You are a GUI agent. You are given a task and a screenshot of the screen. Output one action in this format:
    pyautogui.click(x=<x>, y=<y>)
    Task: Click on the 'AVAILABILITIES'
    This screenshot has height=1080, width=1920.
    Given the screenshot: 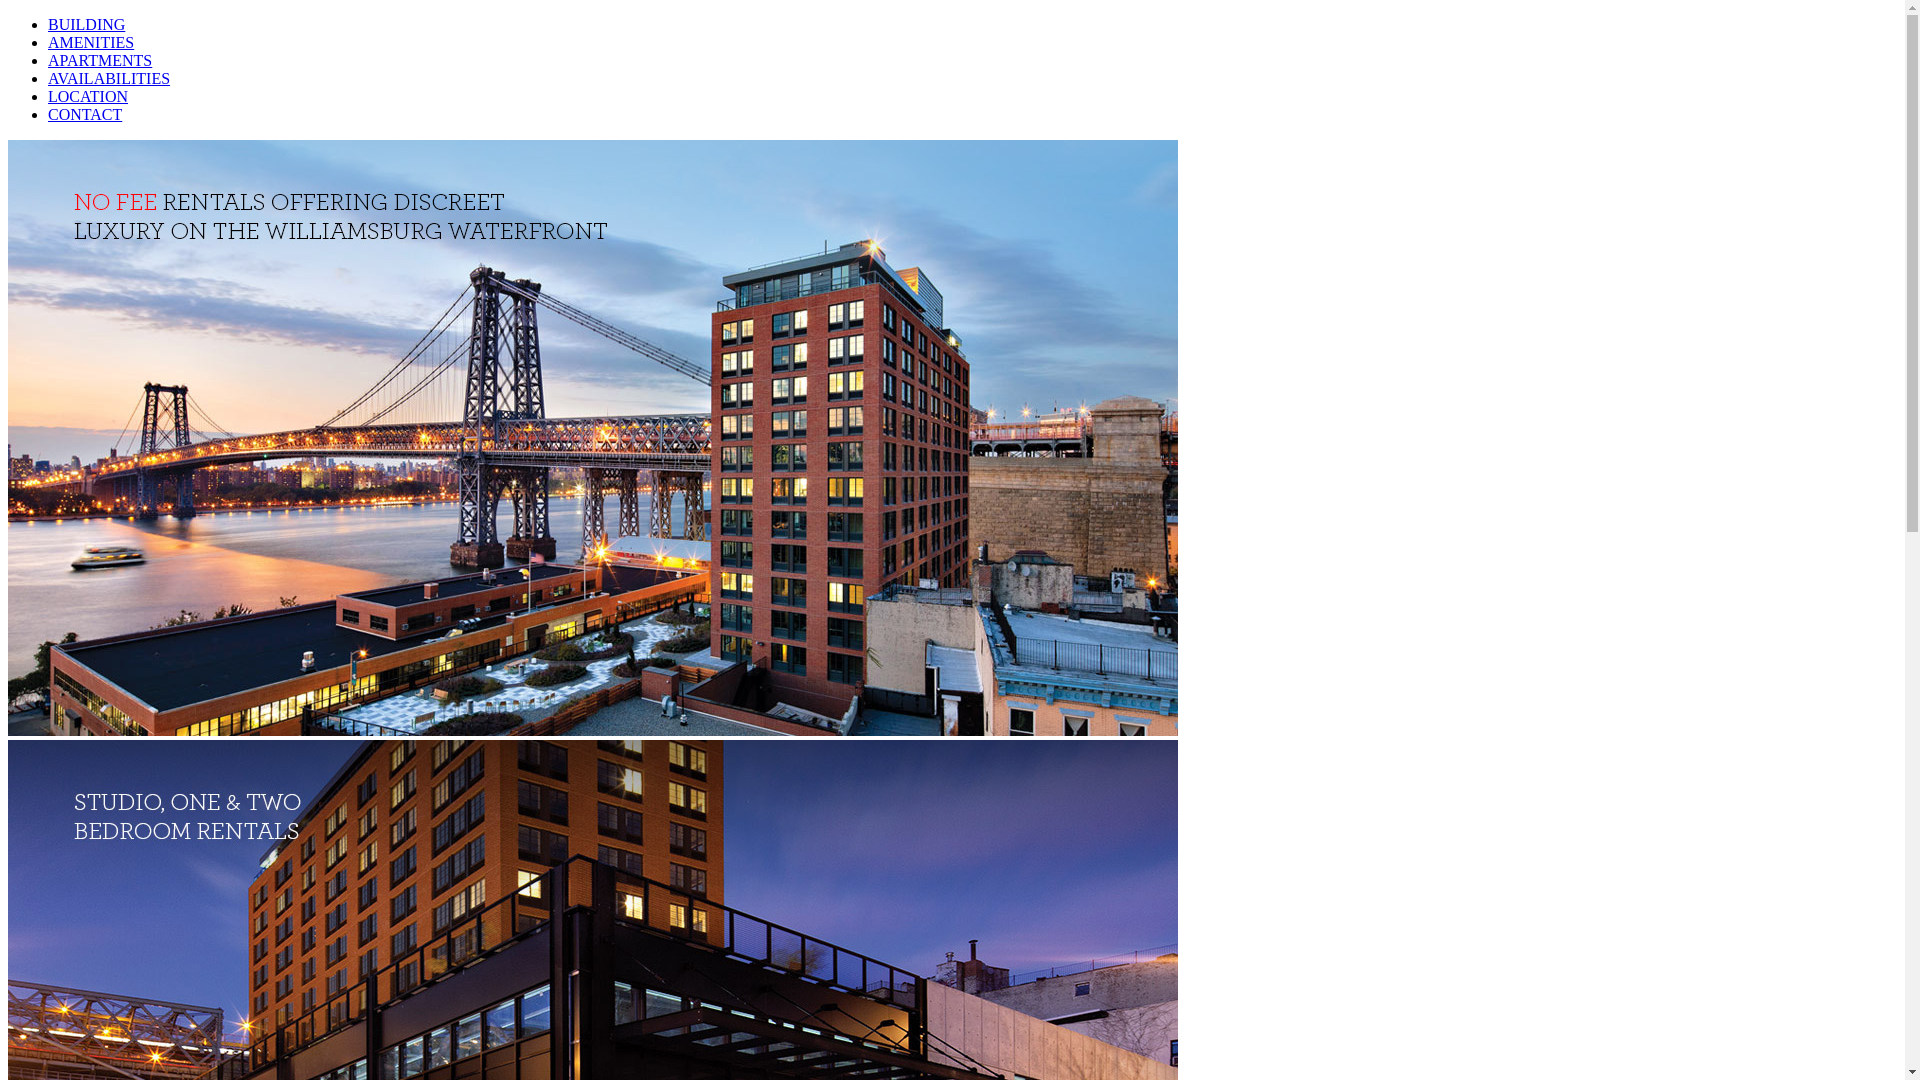 What is the action you would take?
    pyautogui.click(x=108, y=77)
    